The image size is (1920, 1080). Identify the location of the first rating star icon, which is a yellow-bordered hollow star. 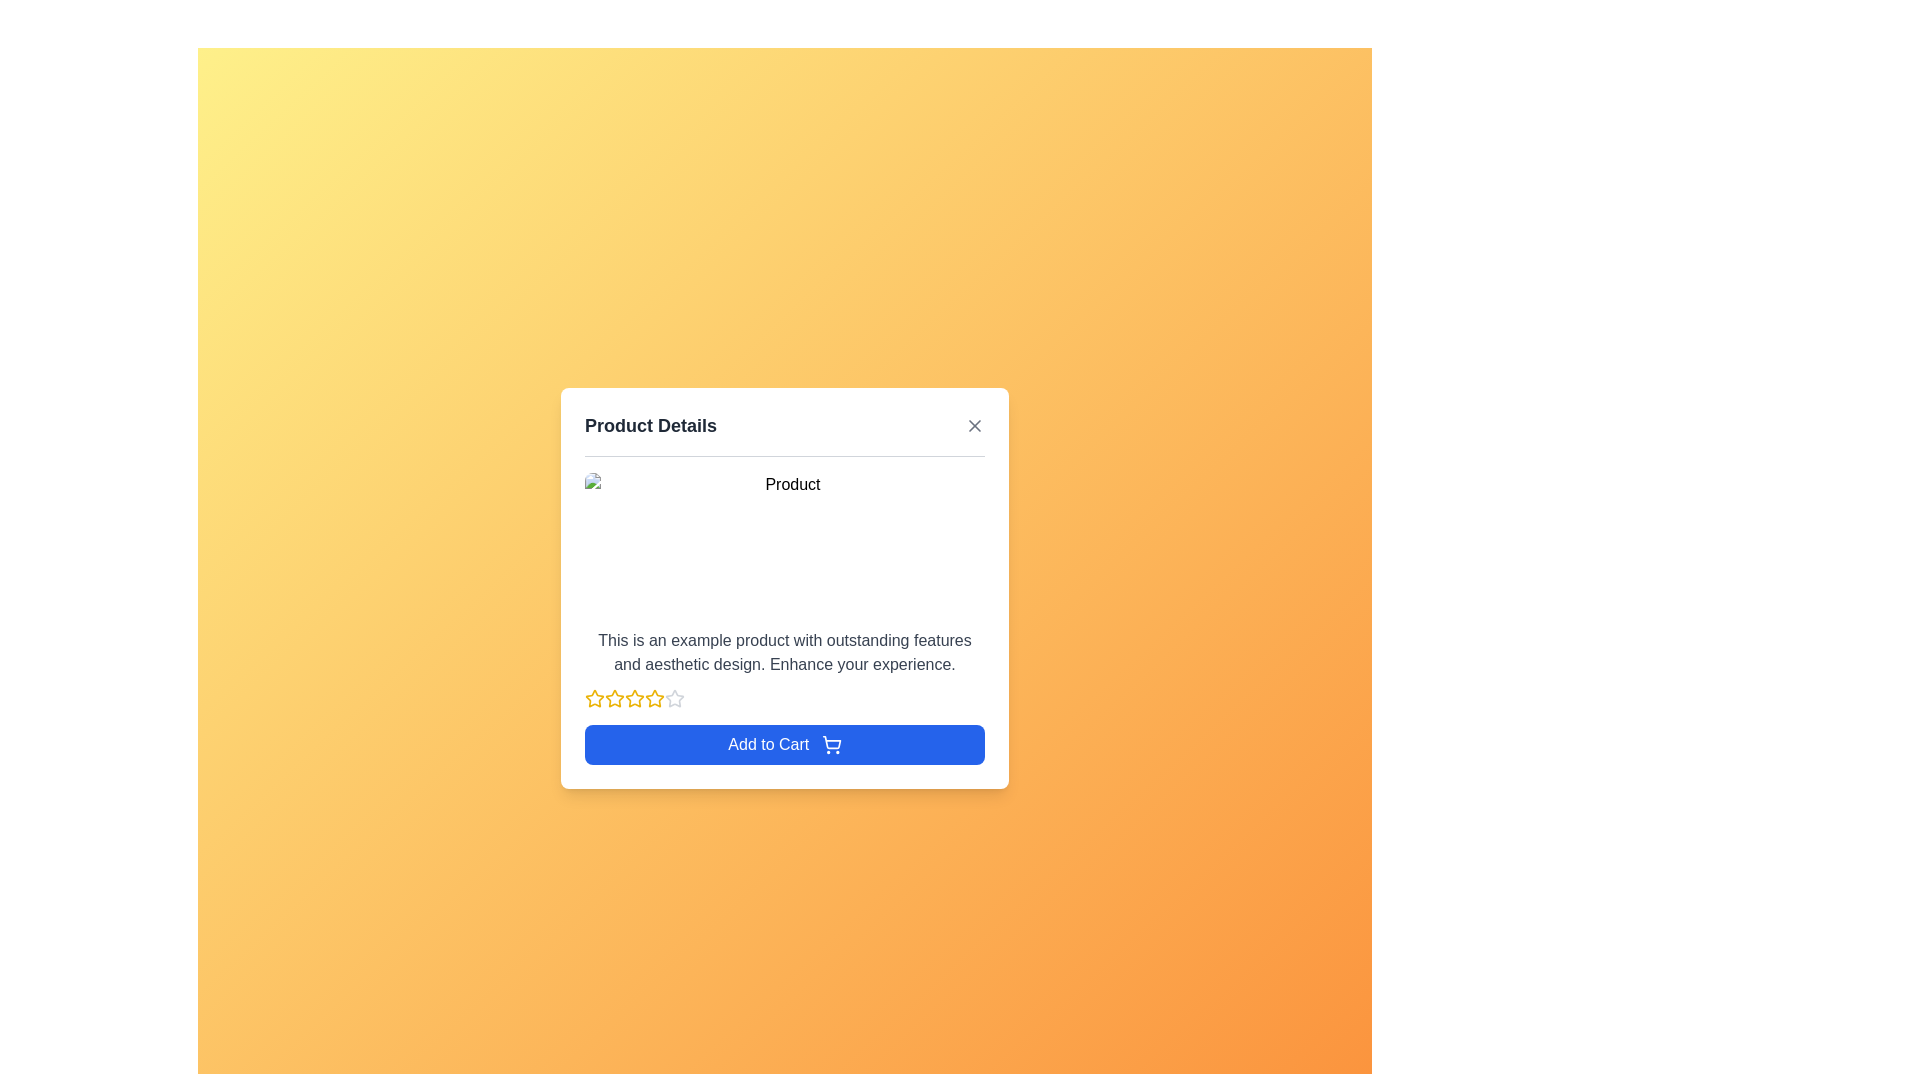
(594, 697).